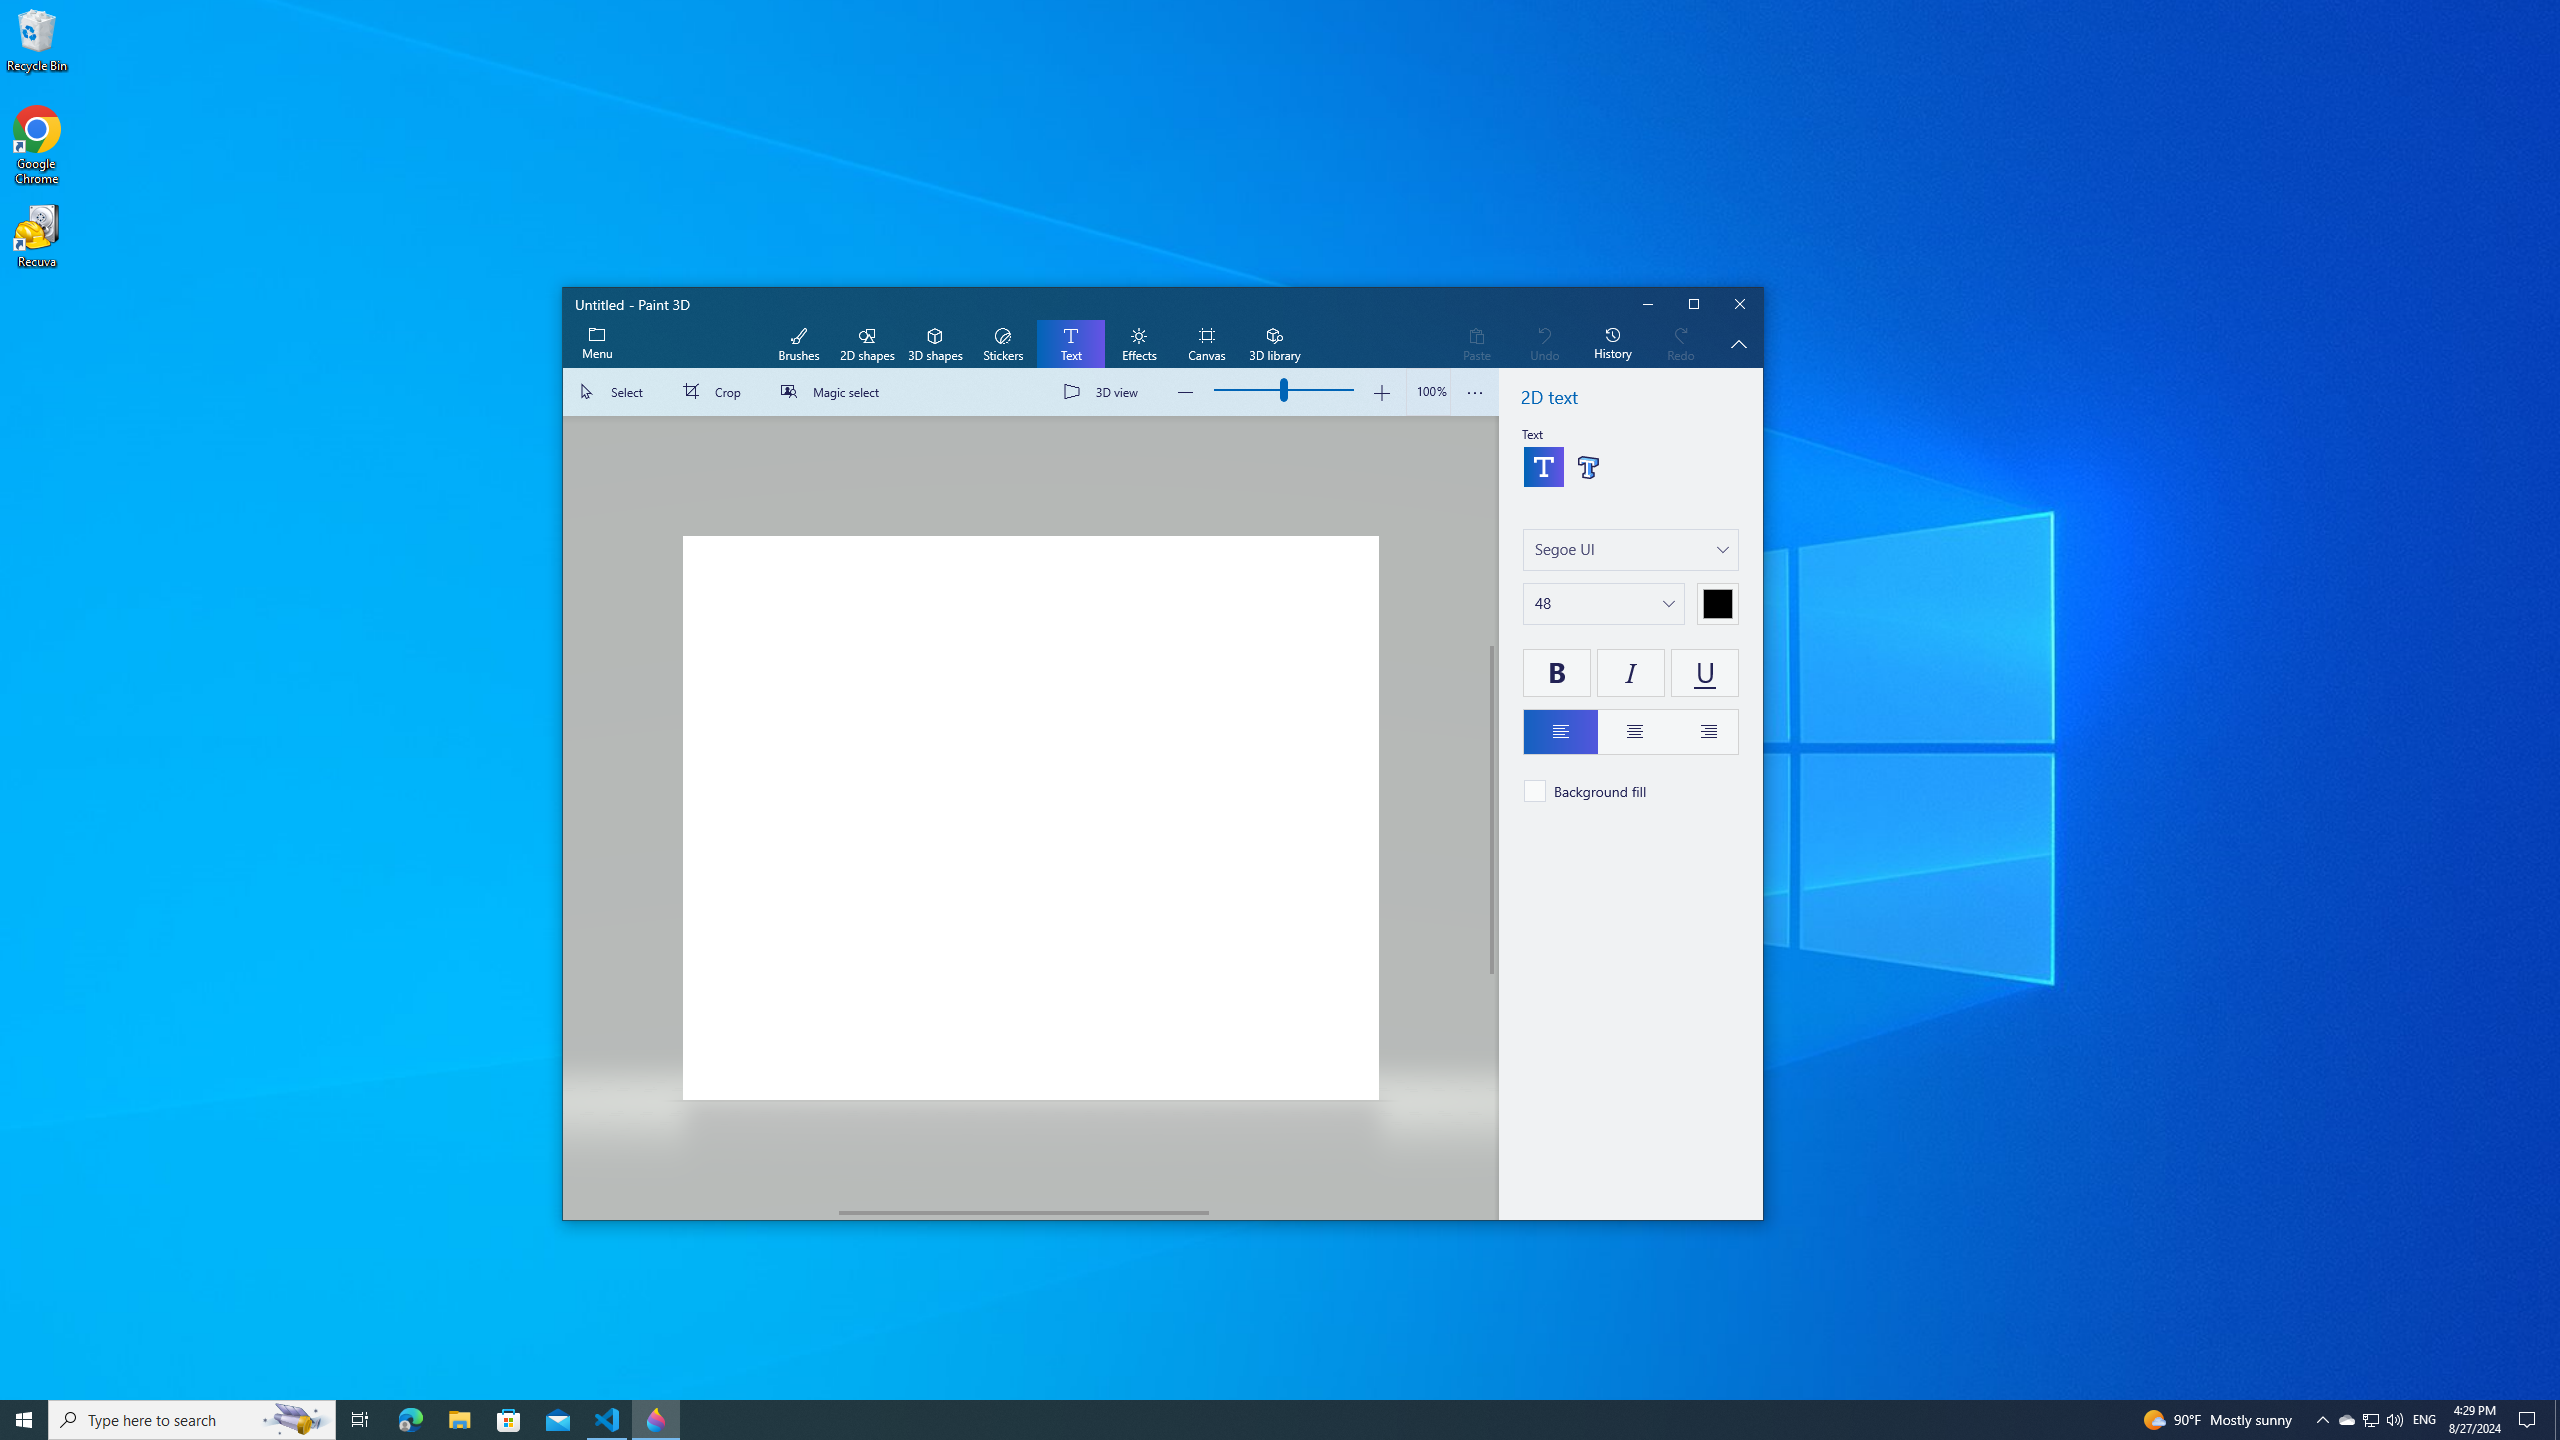  What do you see at coordinates (1544, 344) in the screenshot?
I see `'Undo'` at bounding box center [1544, 344].